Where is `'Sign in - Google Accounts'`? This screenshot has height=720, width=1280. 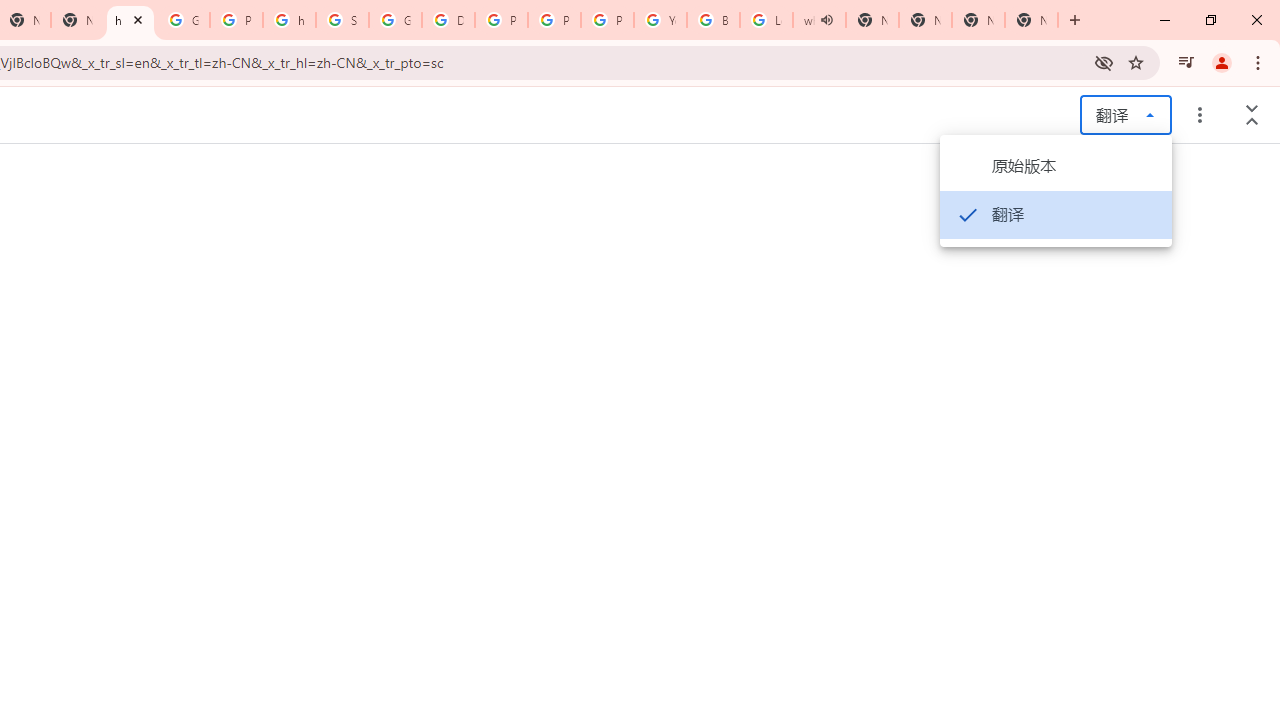
'Sign in - Google Accounts' is located at coordinates (342, 20).